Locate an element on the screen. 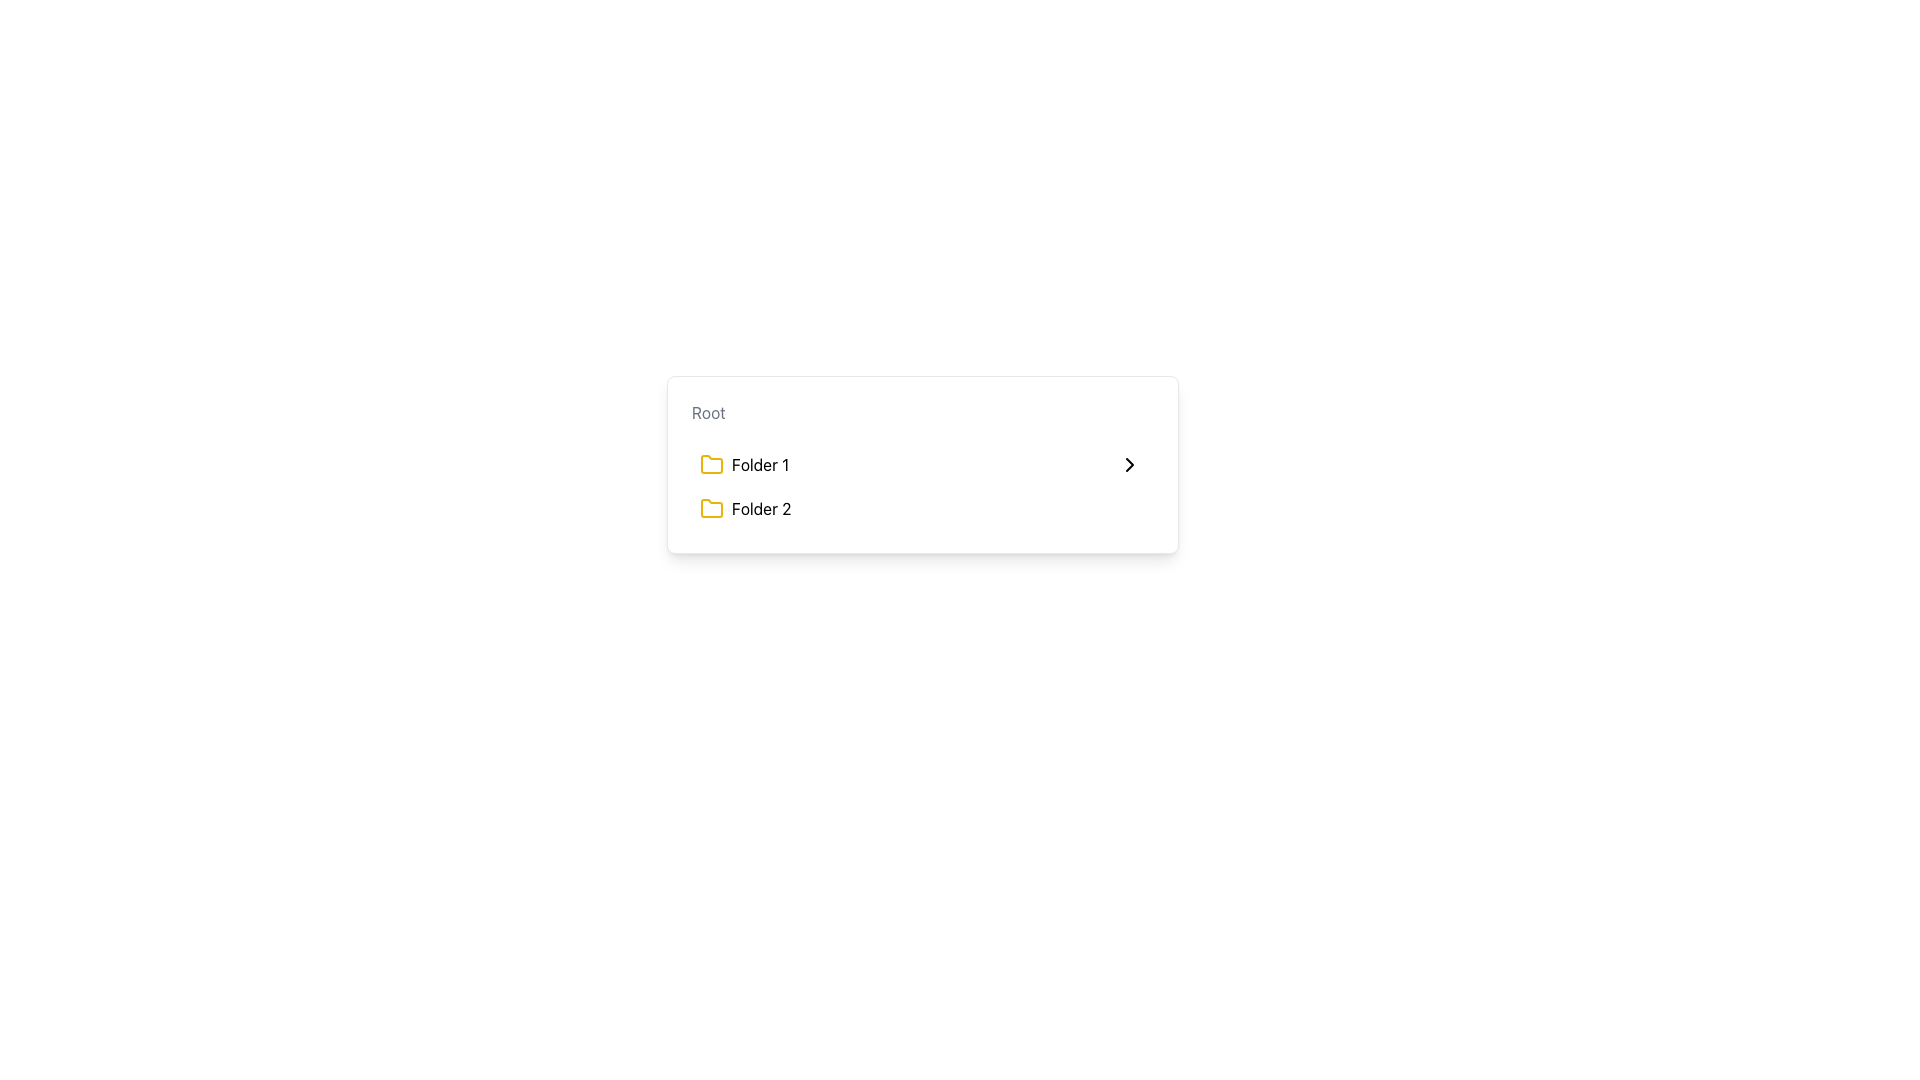  the right-pointing Chevron icon located to the right of the 'Folder 1' text is located at coordinates (1129, 465).